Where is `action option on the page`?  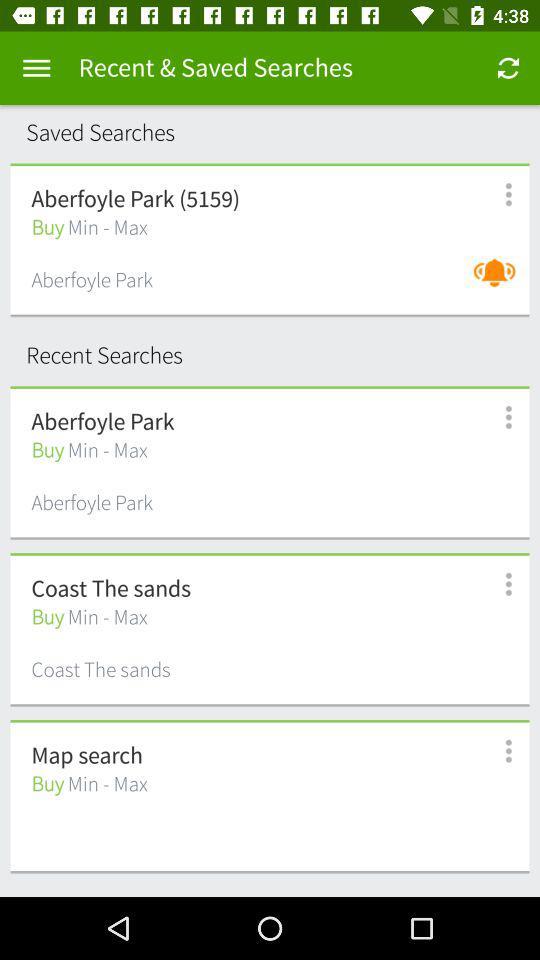
action option on the page is located at coordinates (36, 68).